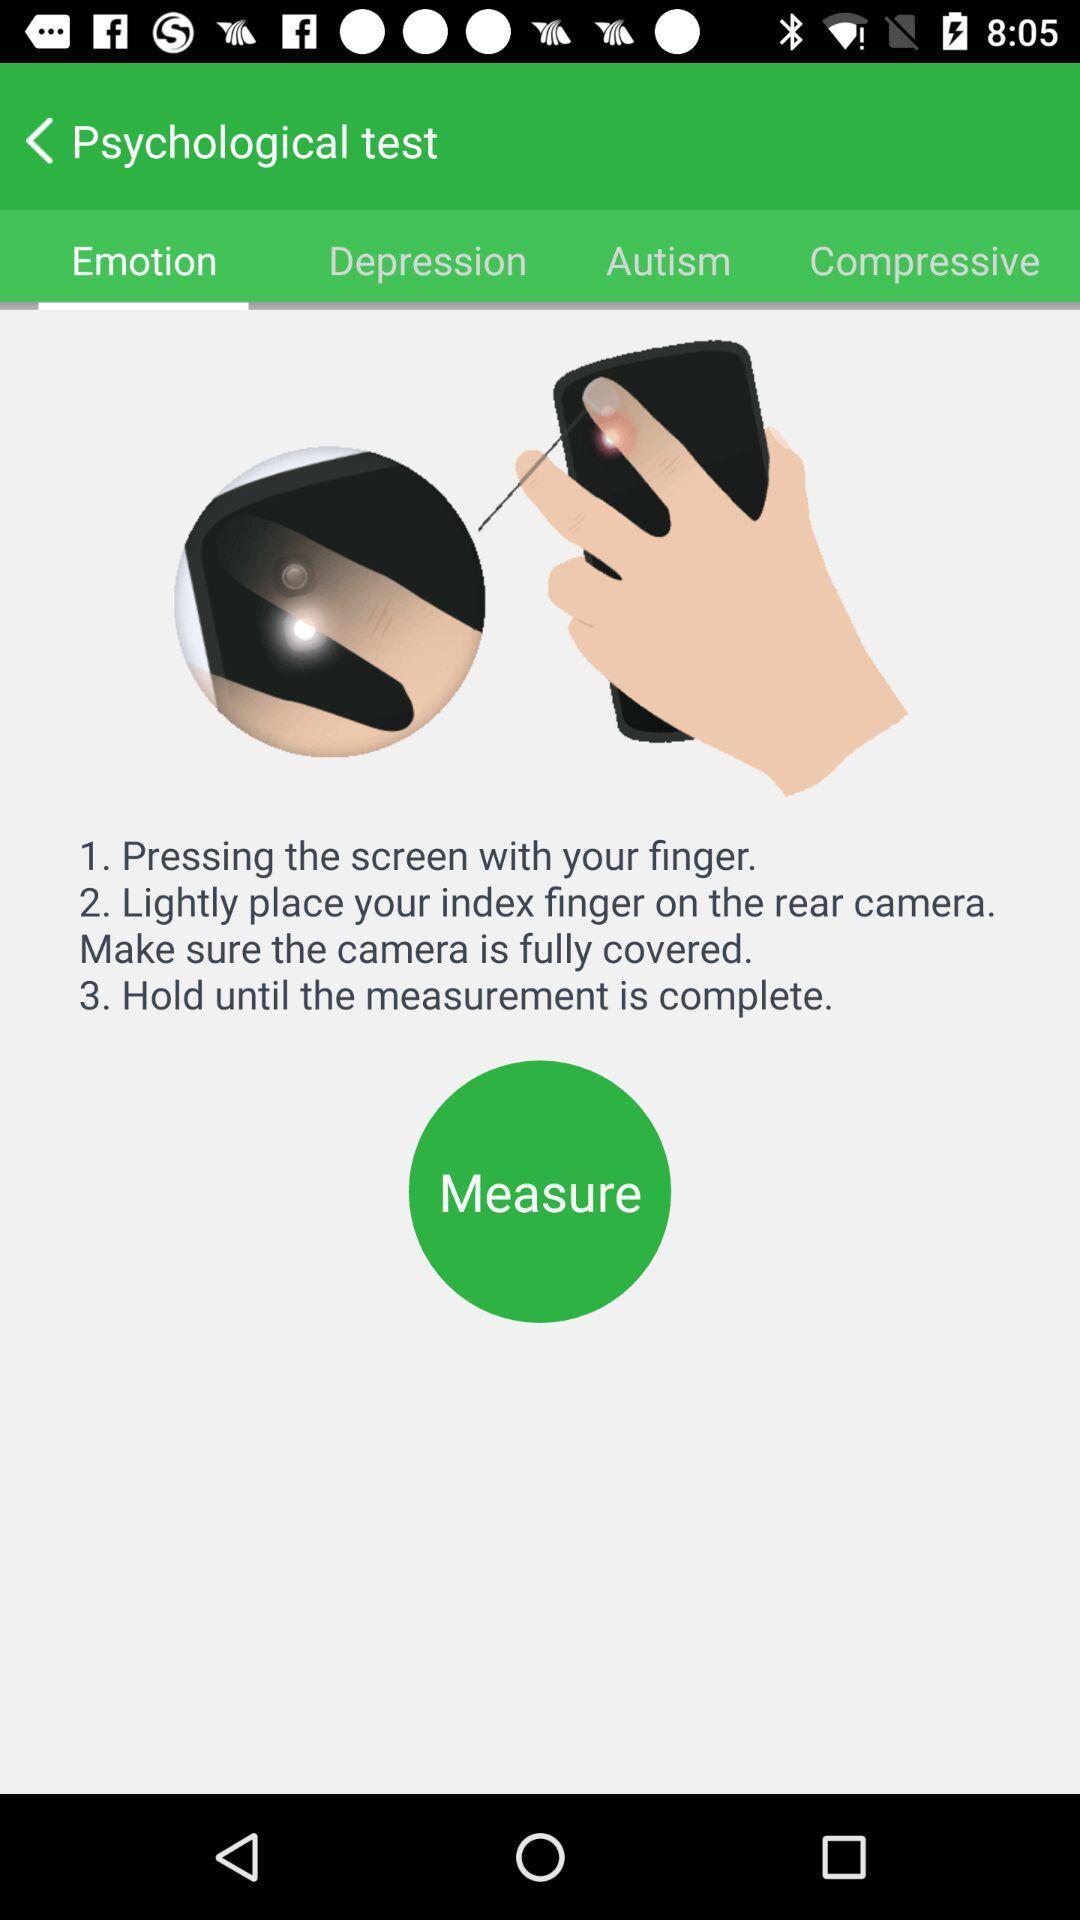 The width and height of the screenshot is (1080, 1920). Describe the element at coordinates (143, 258) in the screenshot. I see `icon to the left of the depression icon` at that location.